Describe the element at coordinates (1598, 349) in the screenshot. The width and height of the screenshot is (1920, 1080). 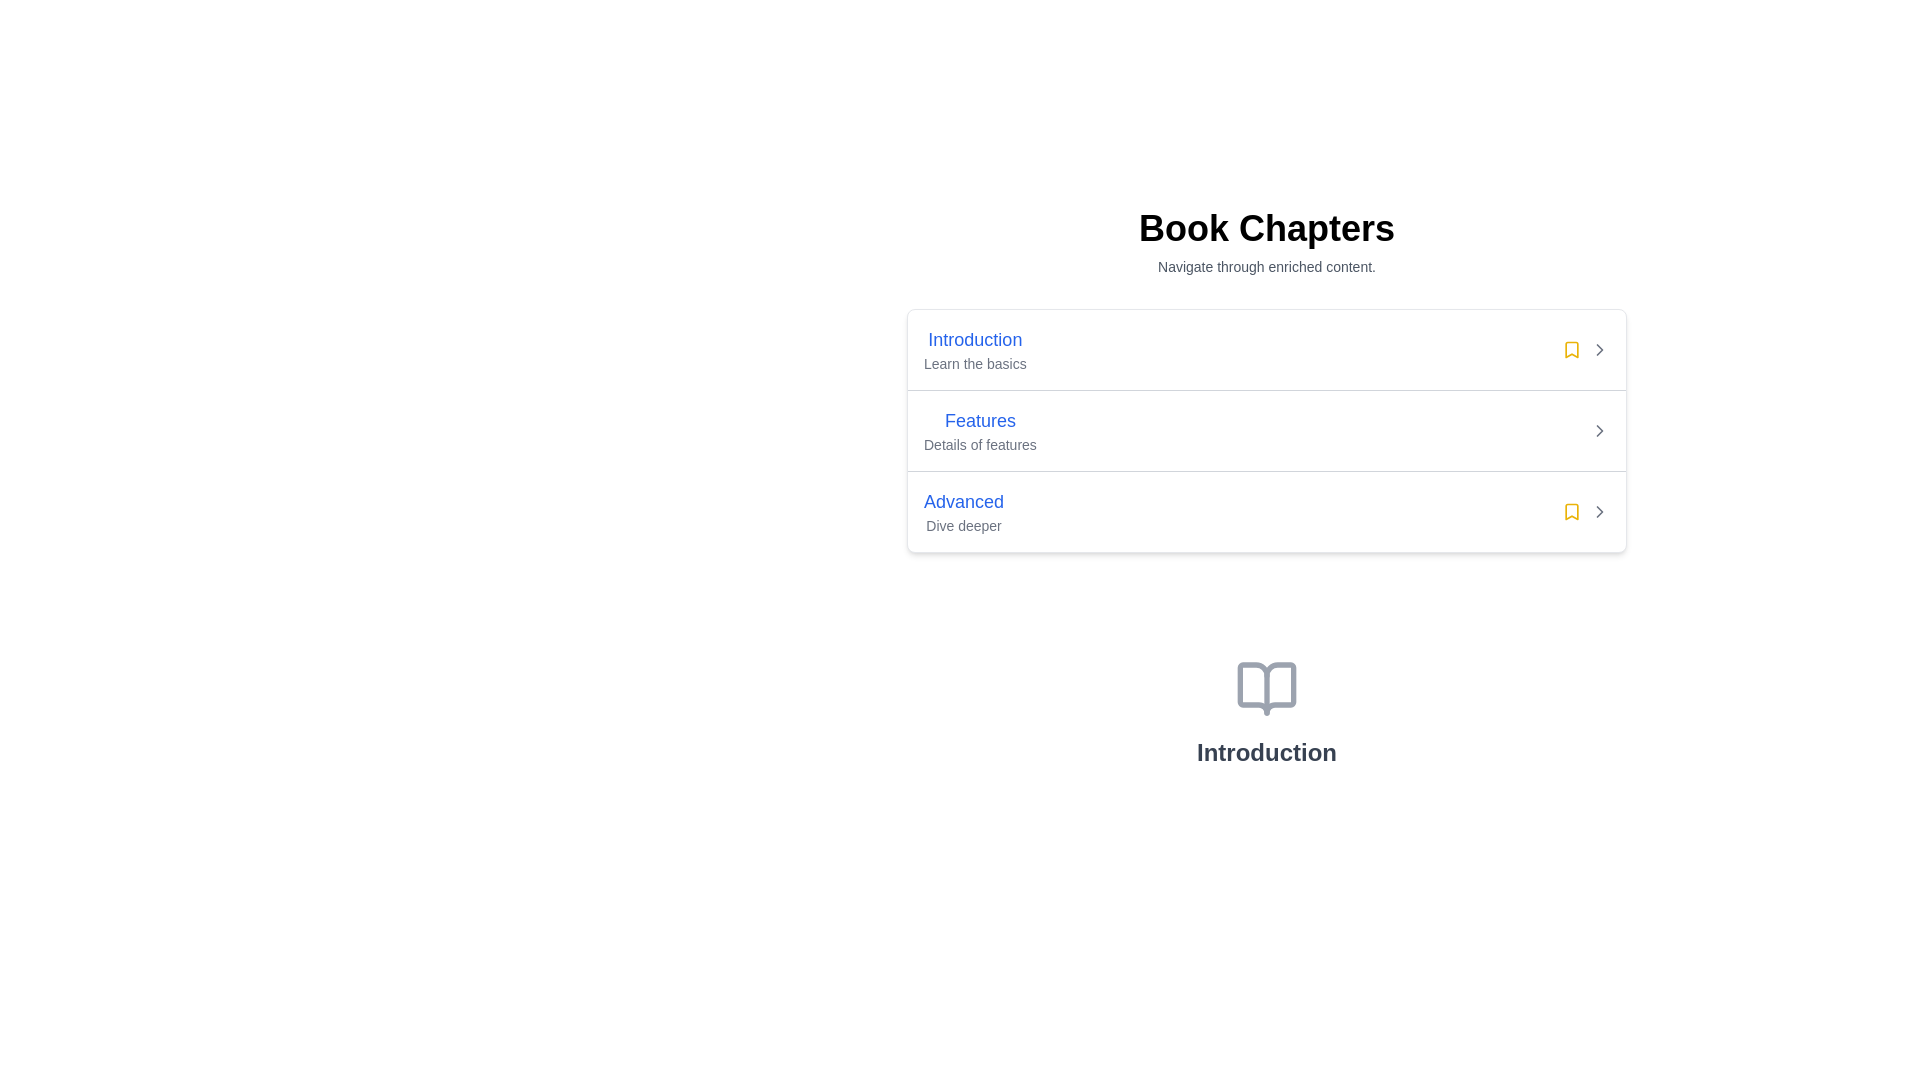
I see `the right-facing chevron icon, which indicates navigation or progression, located at the rightmost end of its row, adjacent to a yellow bookmark icon` at that location.